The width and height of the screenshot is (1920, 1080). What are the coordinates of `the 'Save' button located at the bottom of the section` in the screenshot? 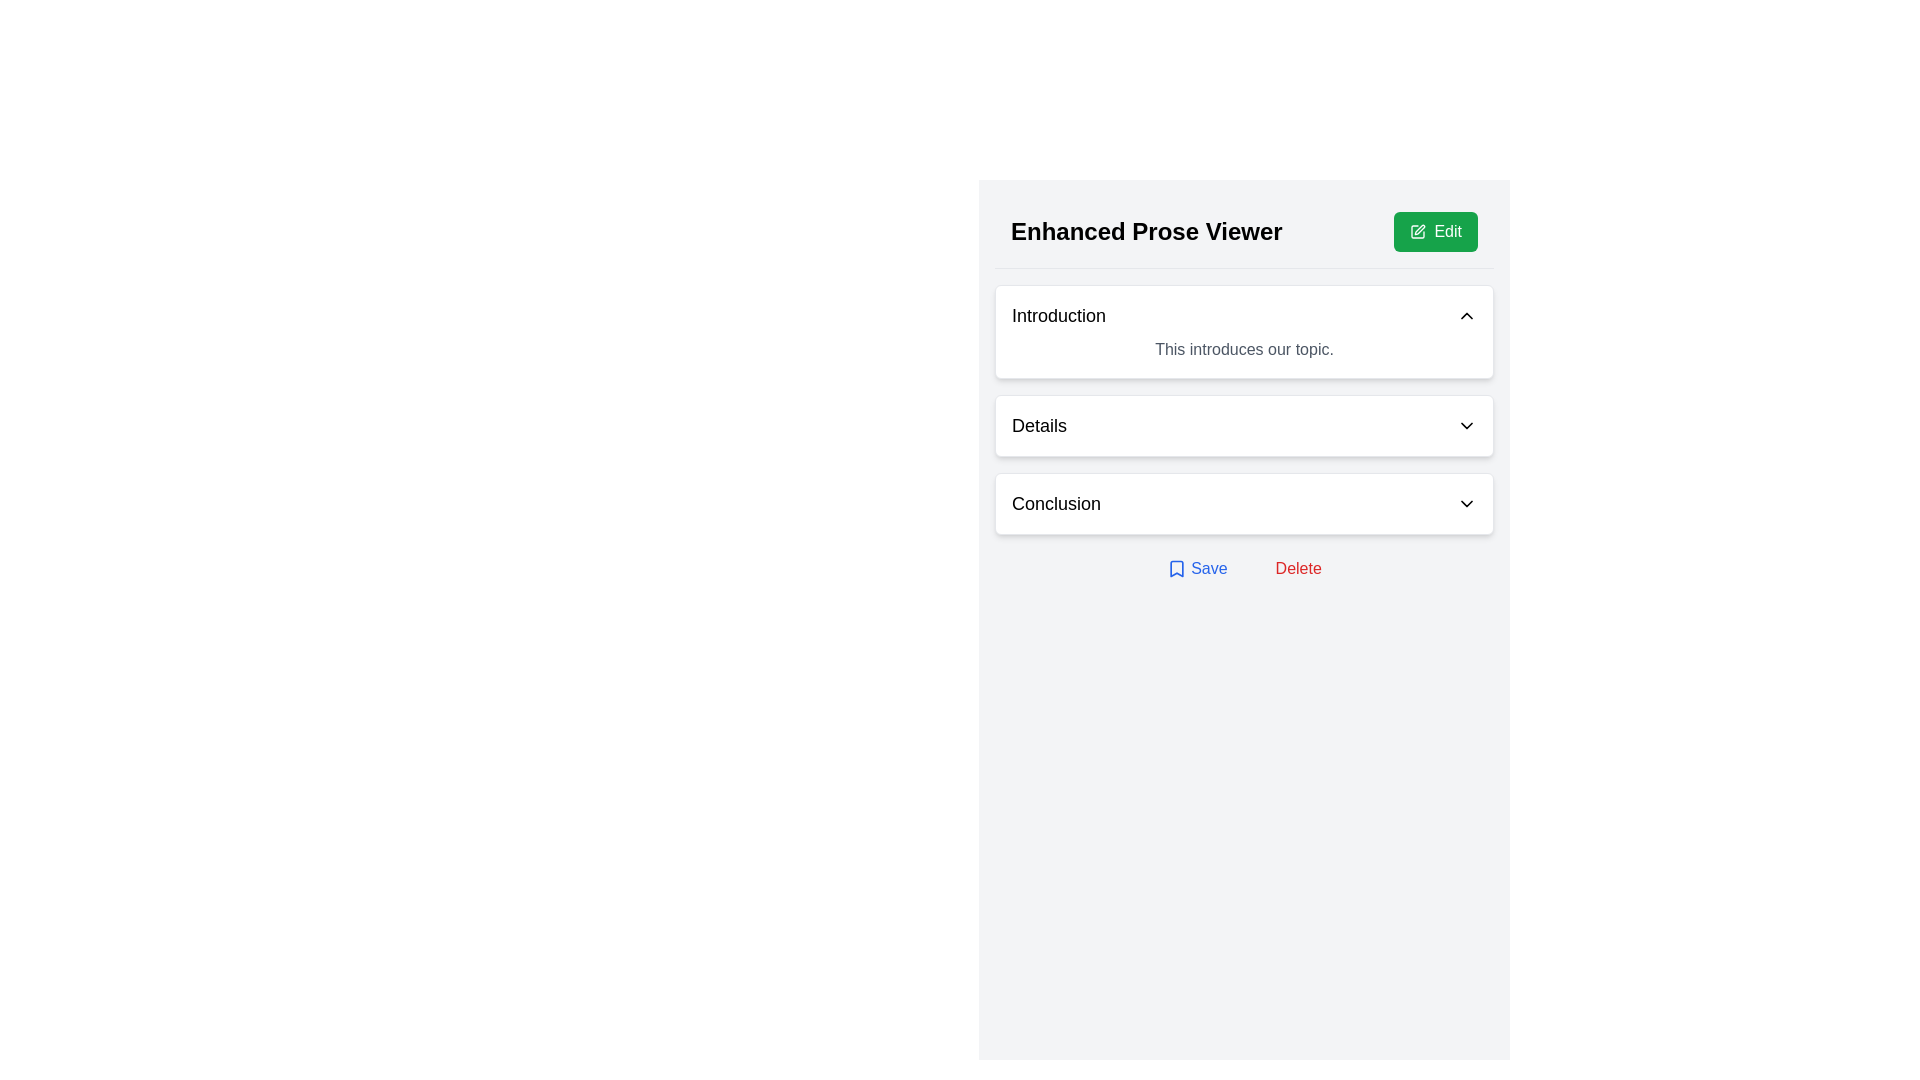 It's located at (1197, 569).